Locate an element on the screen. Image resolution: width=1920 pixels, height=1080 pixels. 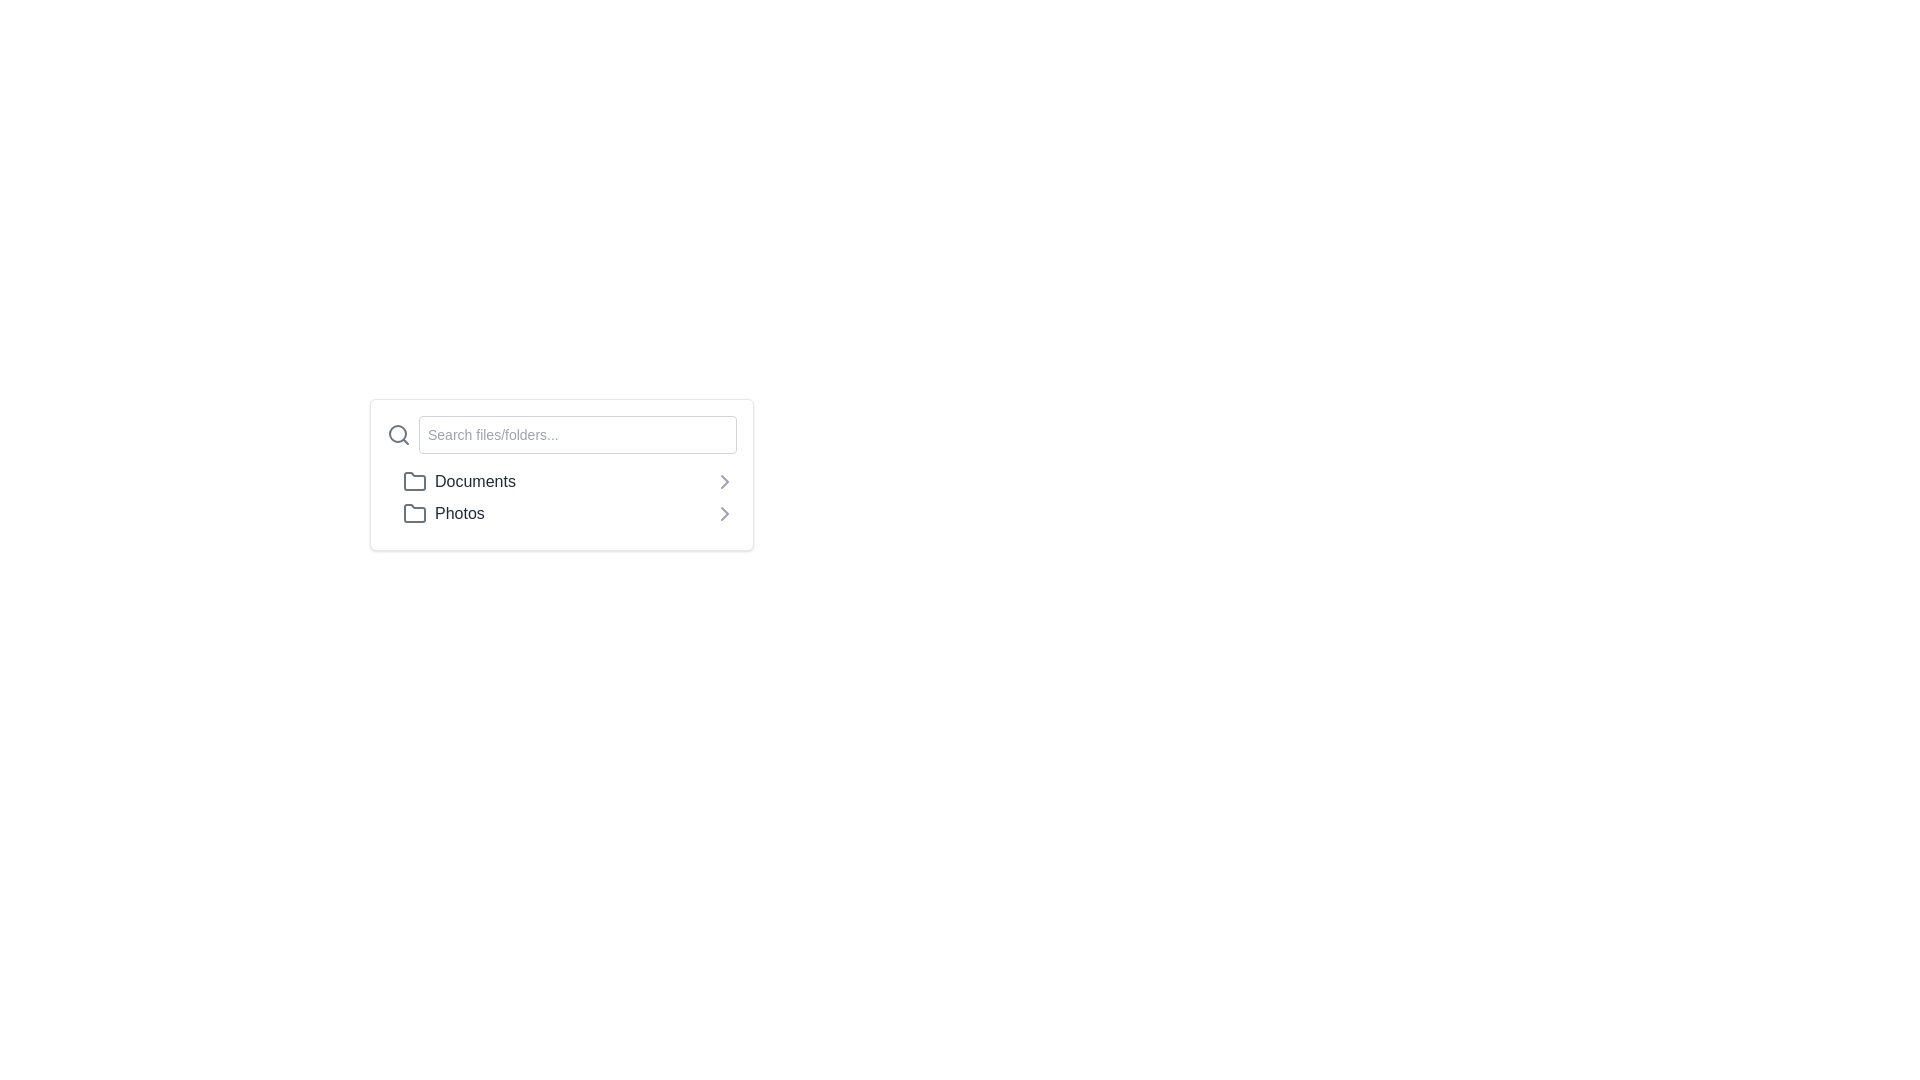
the right-facing chevron icon located at the rightmost side of the 'Photos' folder entry is located at coordinates (723, 512).